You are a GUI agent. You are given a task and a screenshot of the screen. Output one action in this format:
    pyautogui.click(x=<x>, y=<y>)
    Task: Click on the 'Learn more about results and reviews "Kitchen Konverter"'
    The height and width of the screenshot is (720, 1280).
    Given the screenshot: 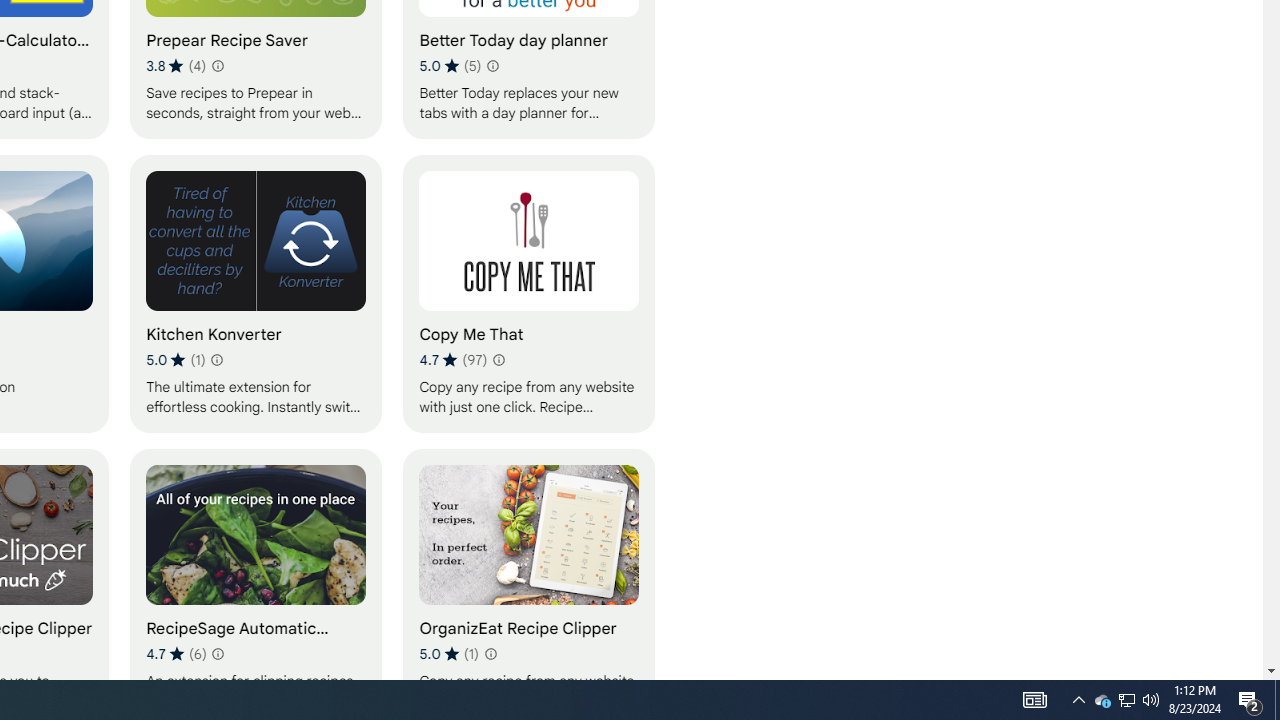 What is the action you would take?
    pyautogui.click(x=216, y=360)
    